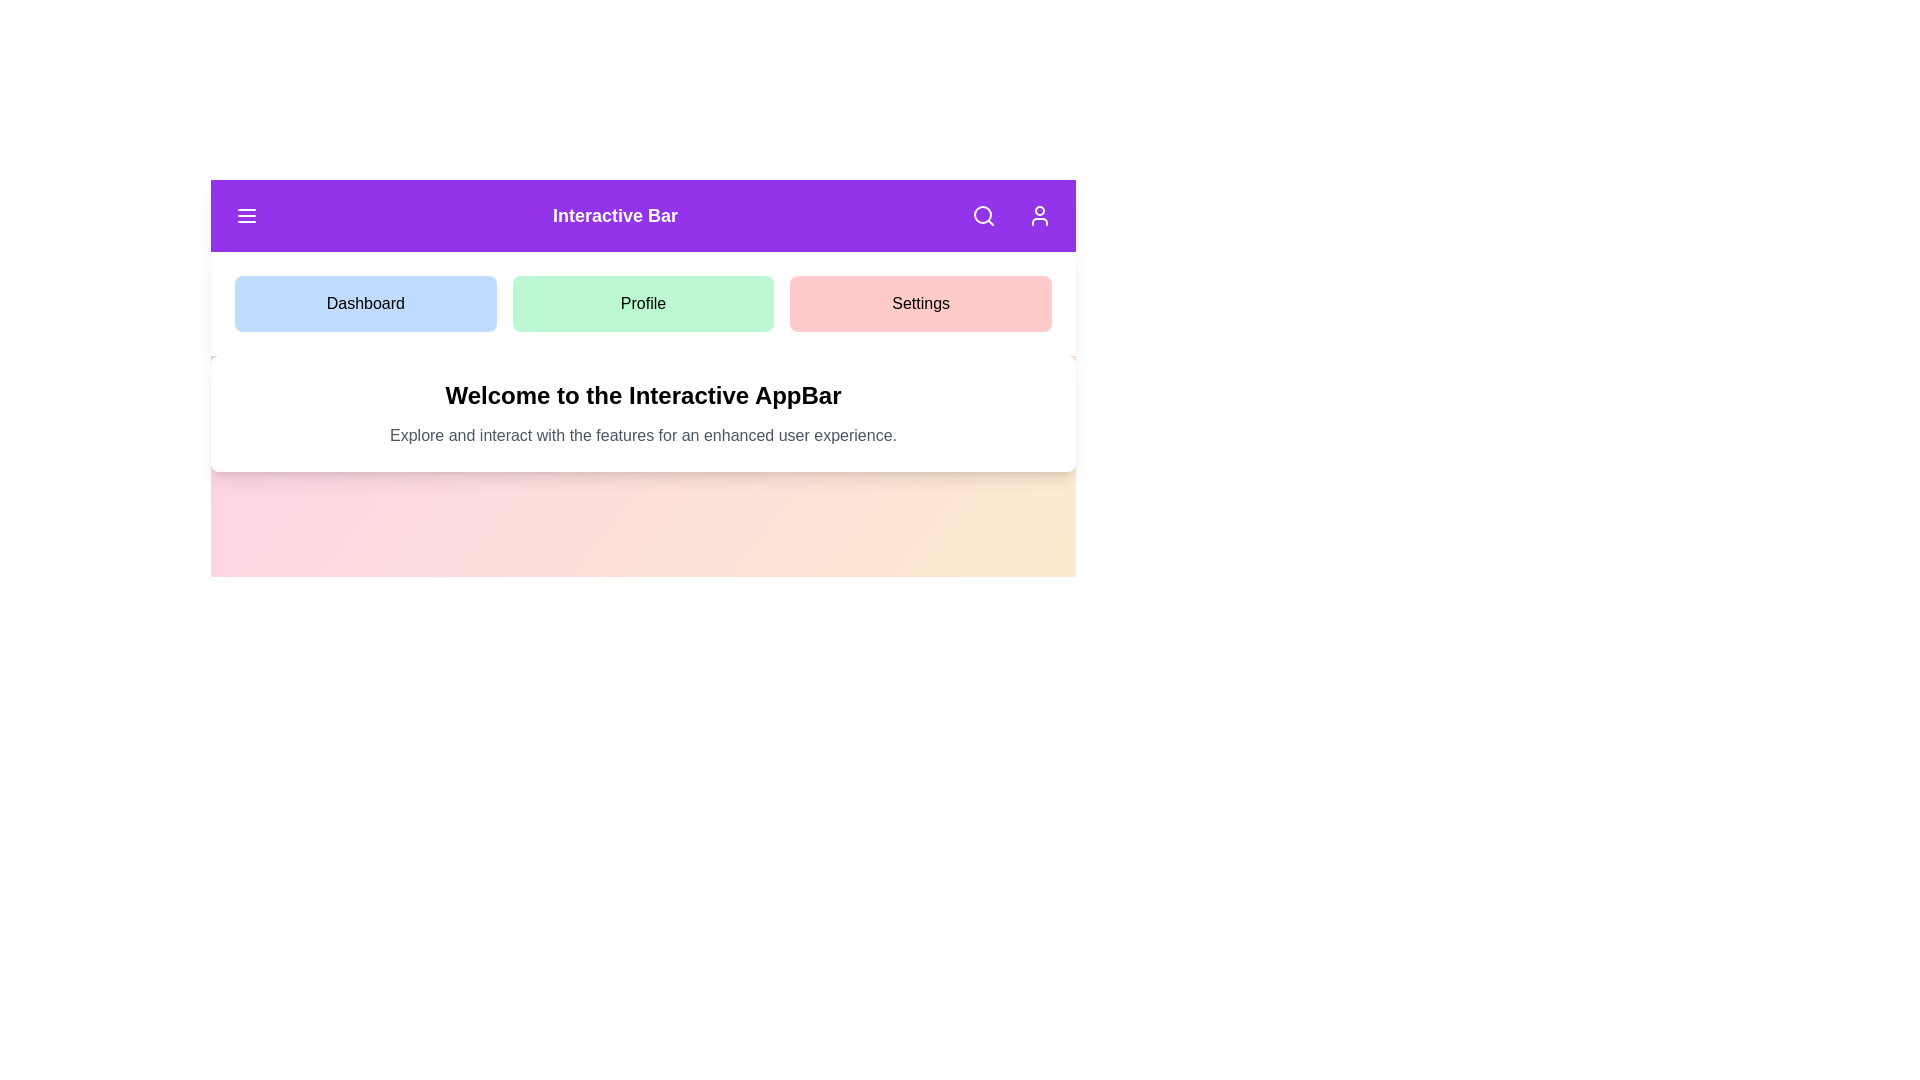 Image resolution: width=1920 pixels, height=1080 pixels. Describe the element at coordinates (920, 304) in the screenshot. I see `the 'Settings' button to navigate to the Settings section` at that location.